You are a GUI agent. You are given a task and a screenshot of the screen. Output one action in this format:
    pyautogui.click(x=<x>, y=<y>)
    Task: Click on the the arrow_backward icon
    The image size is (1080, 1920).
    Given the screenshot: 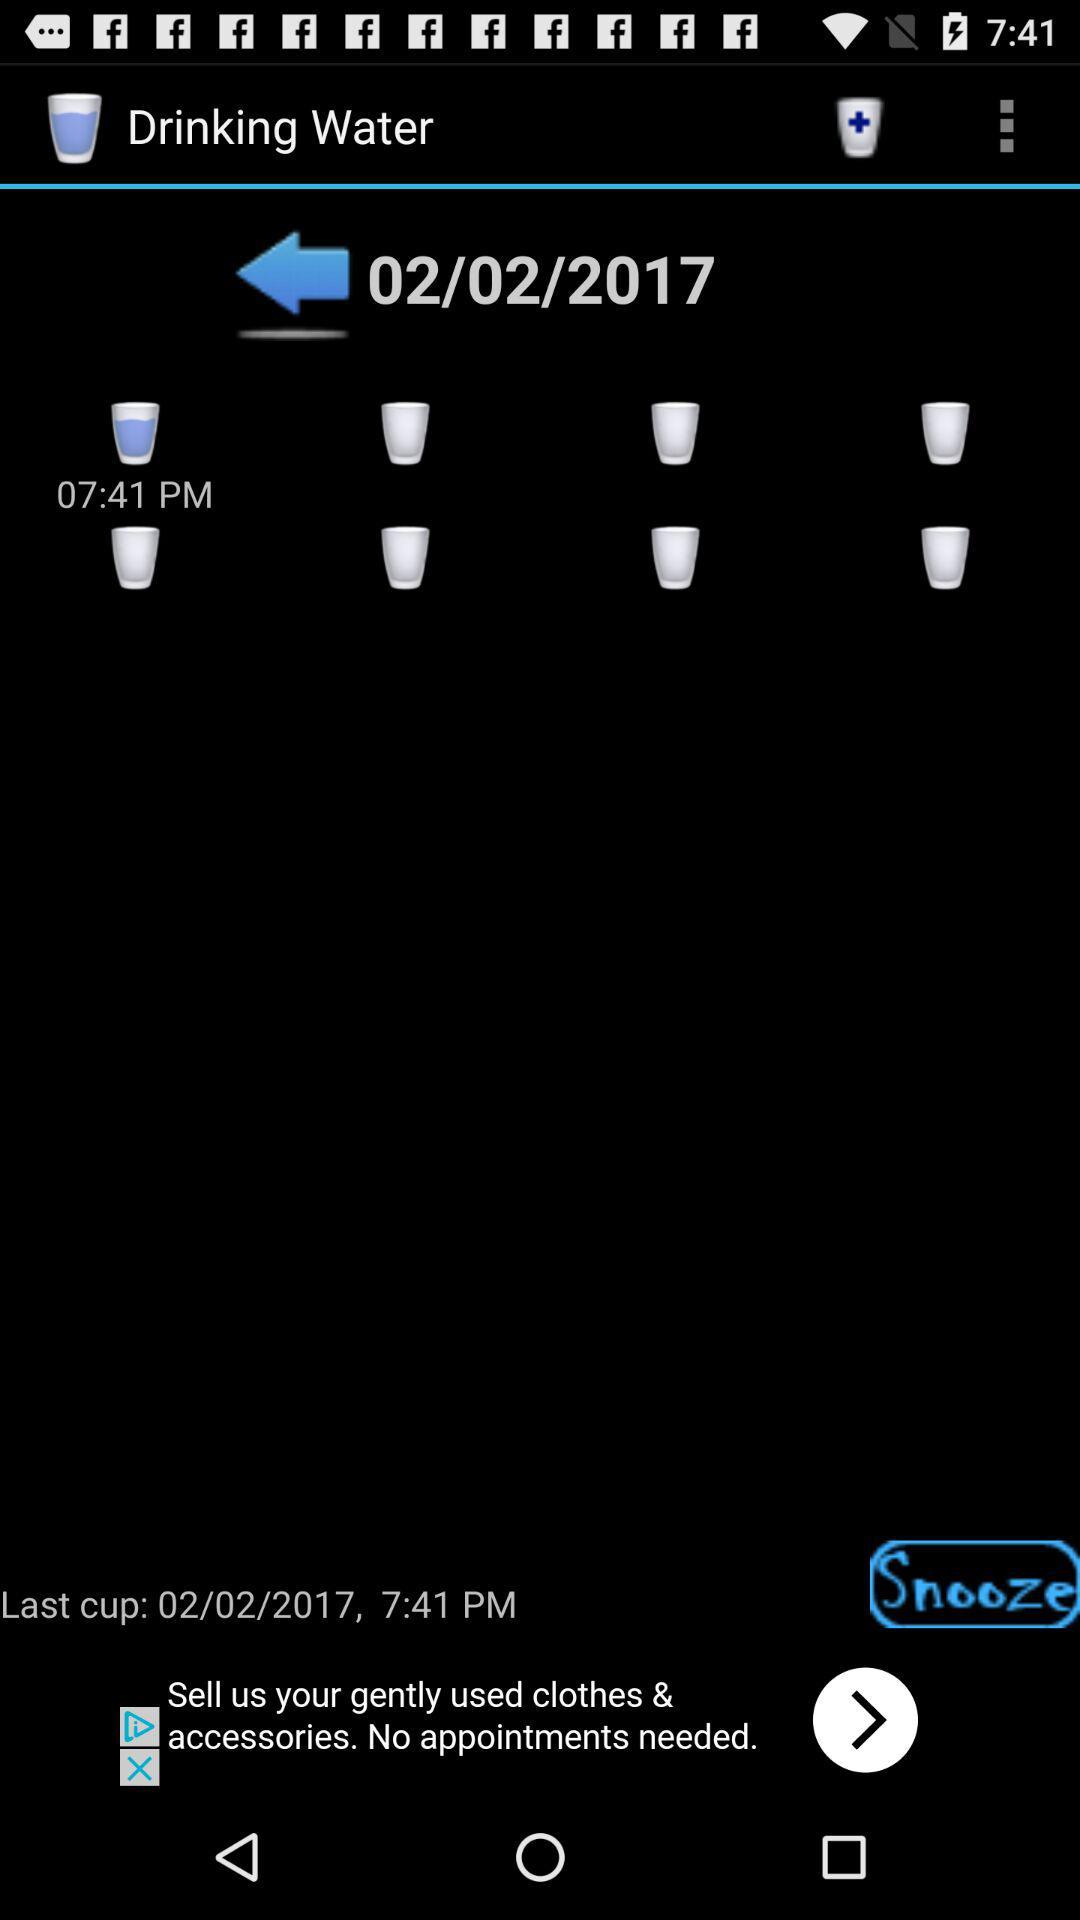 What is the action you would take?
    pyautogui.click(x=292, y=296)
    